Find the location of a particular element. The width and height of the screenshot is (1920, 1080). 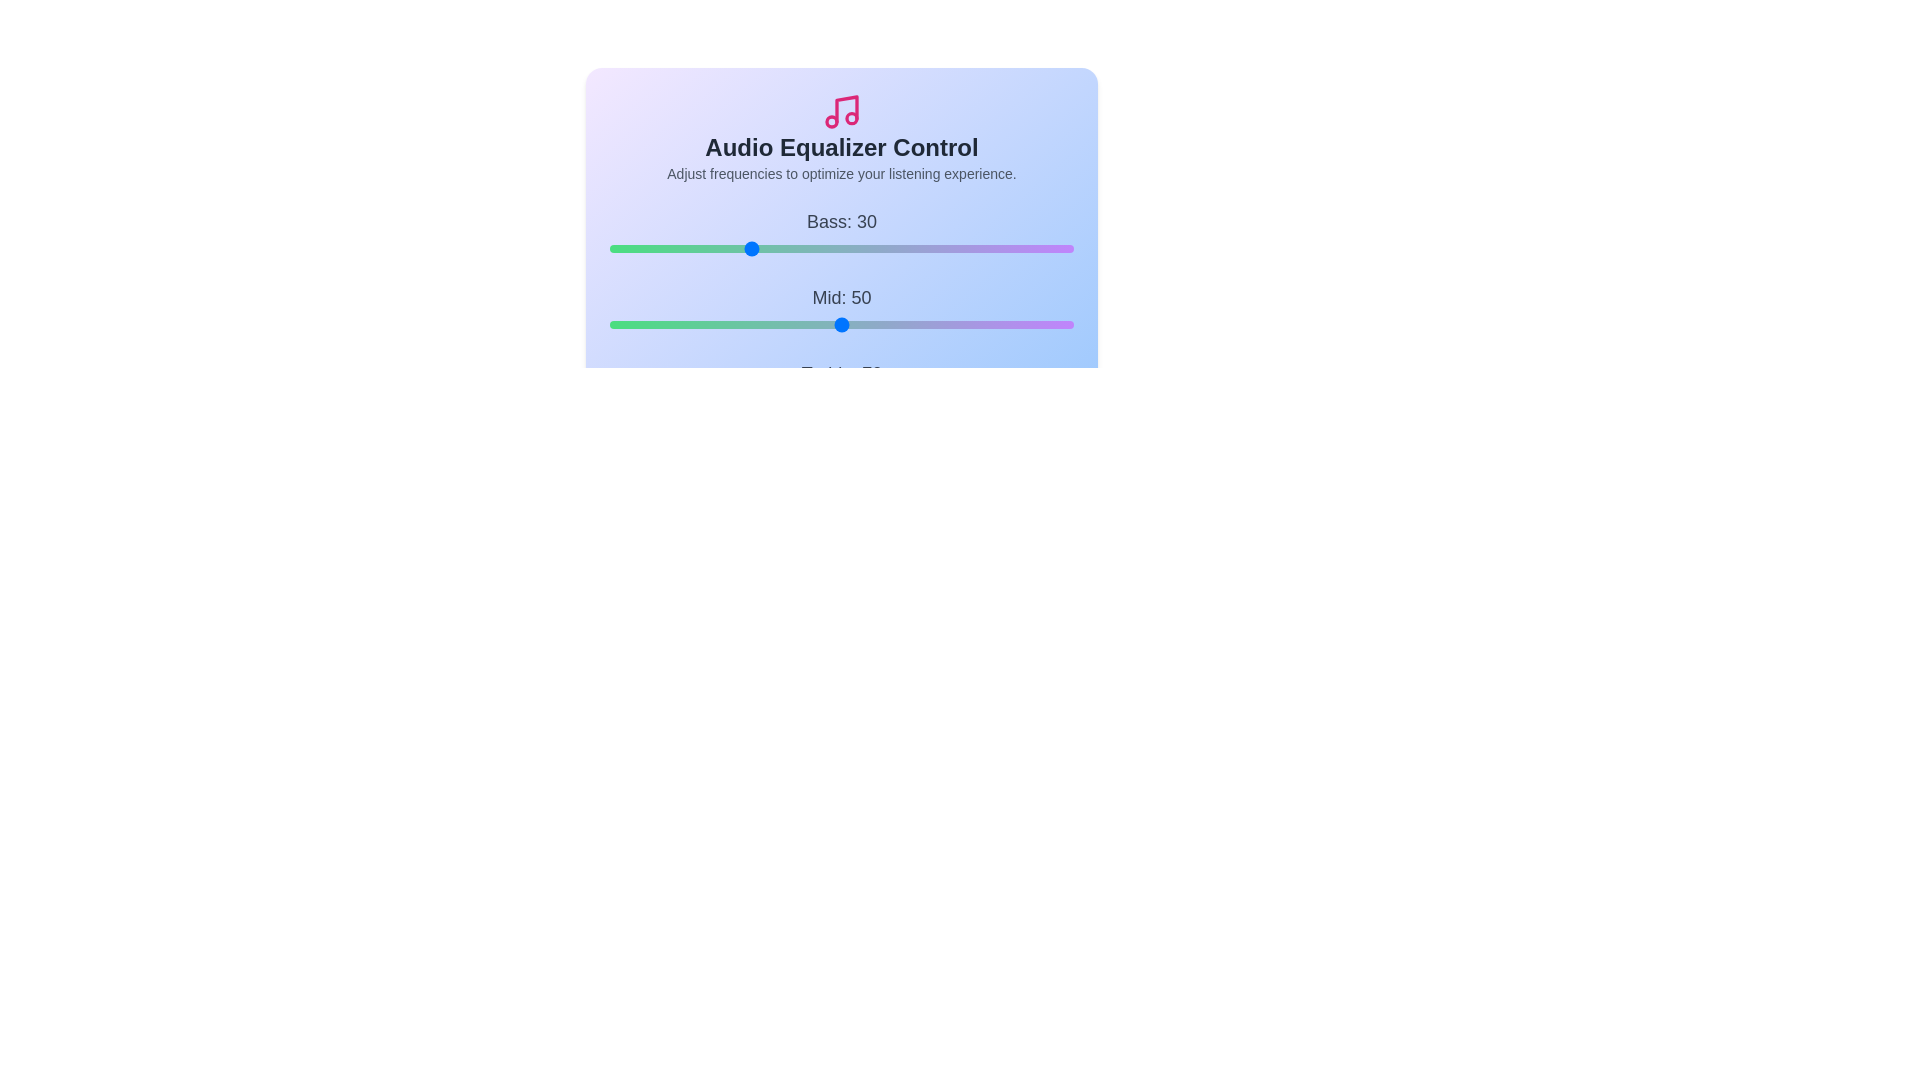

the 'Mid' slider to set the midrange level to 51 is located at coordinates (846, 323).